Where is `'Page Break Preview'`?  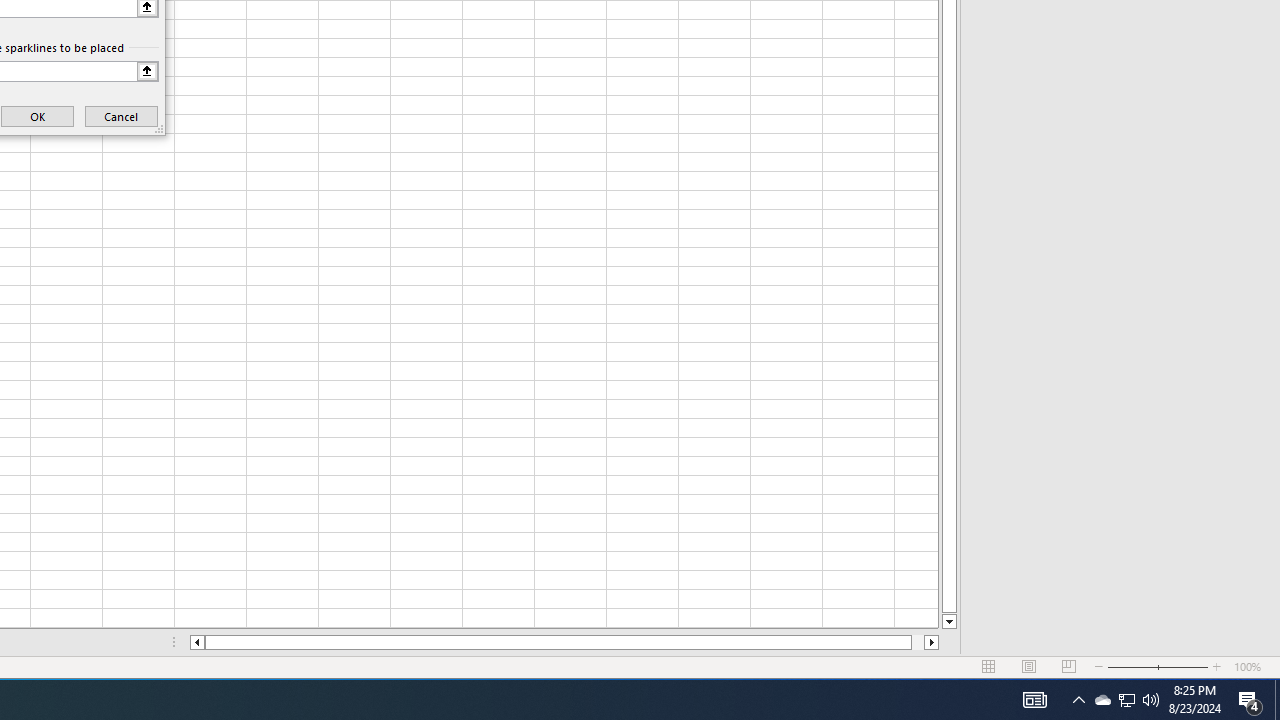
'Page Break Preview' is located at coordinates (1068, 667).